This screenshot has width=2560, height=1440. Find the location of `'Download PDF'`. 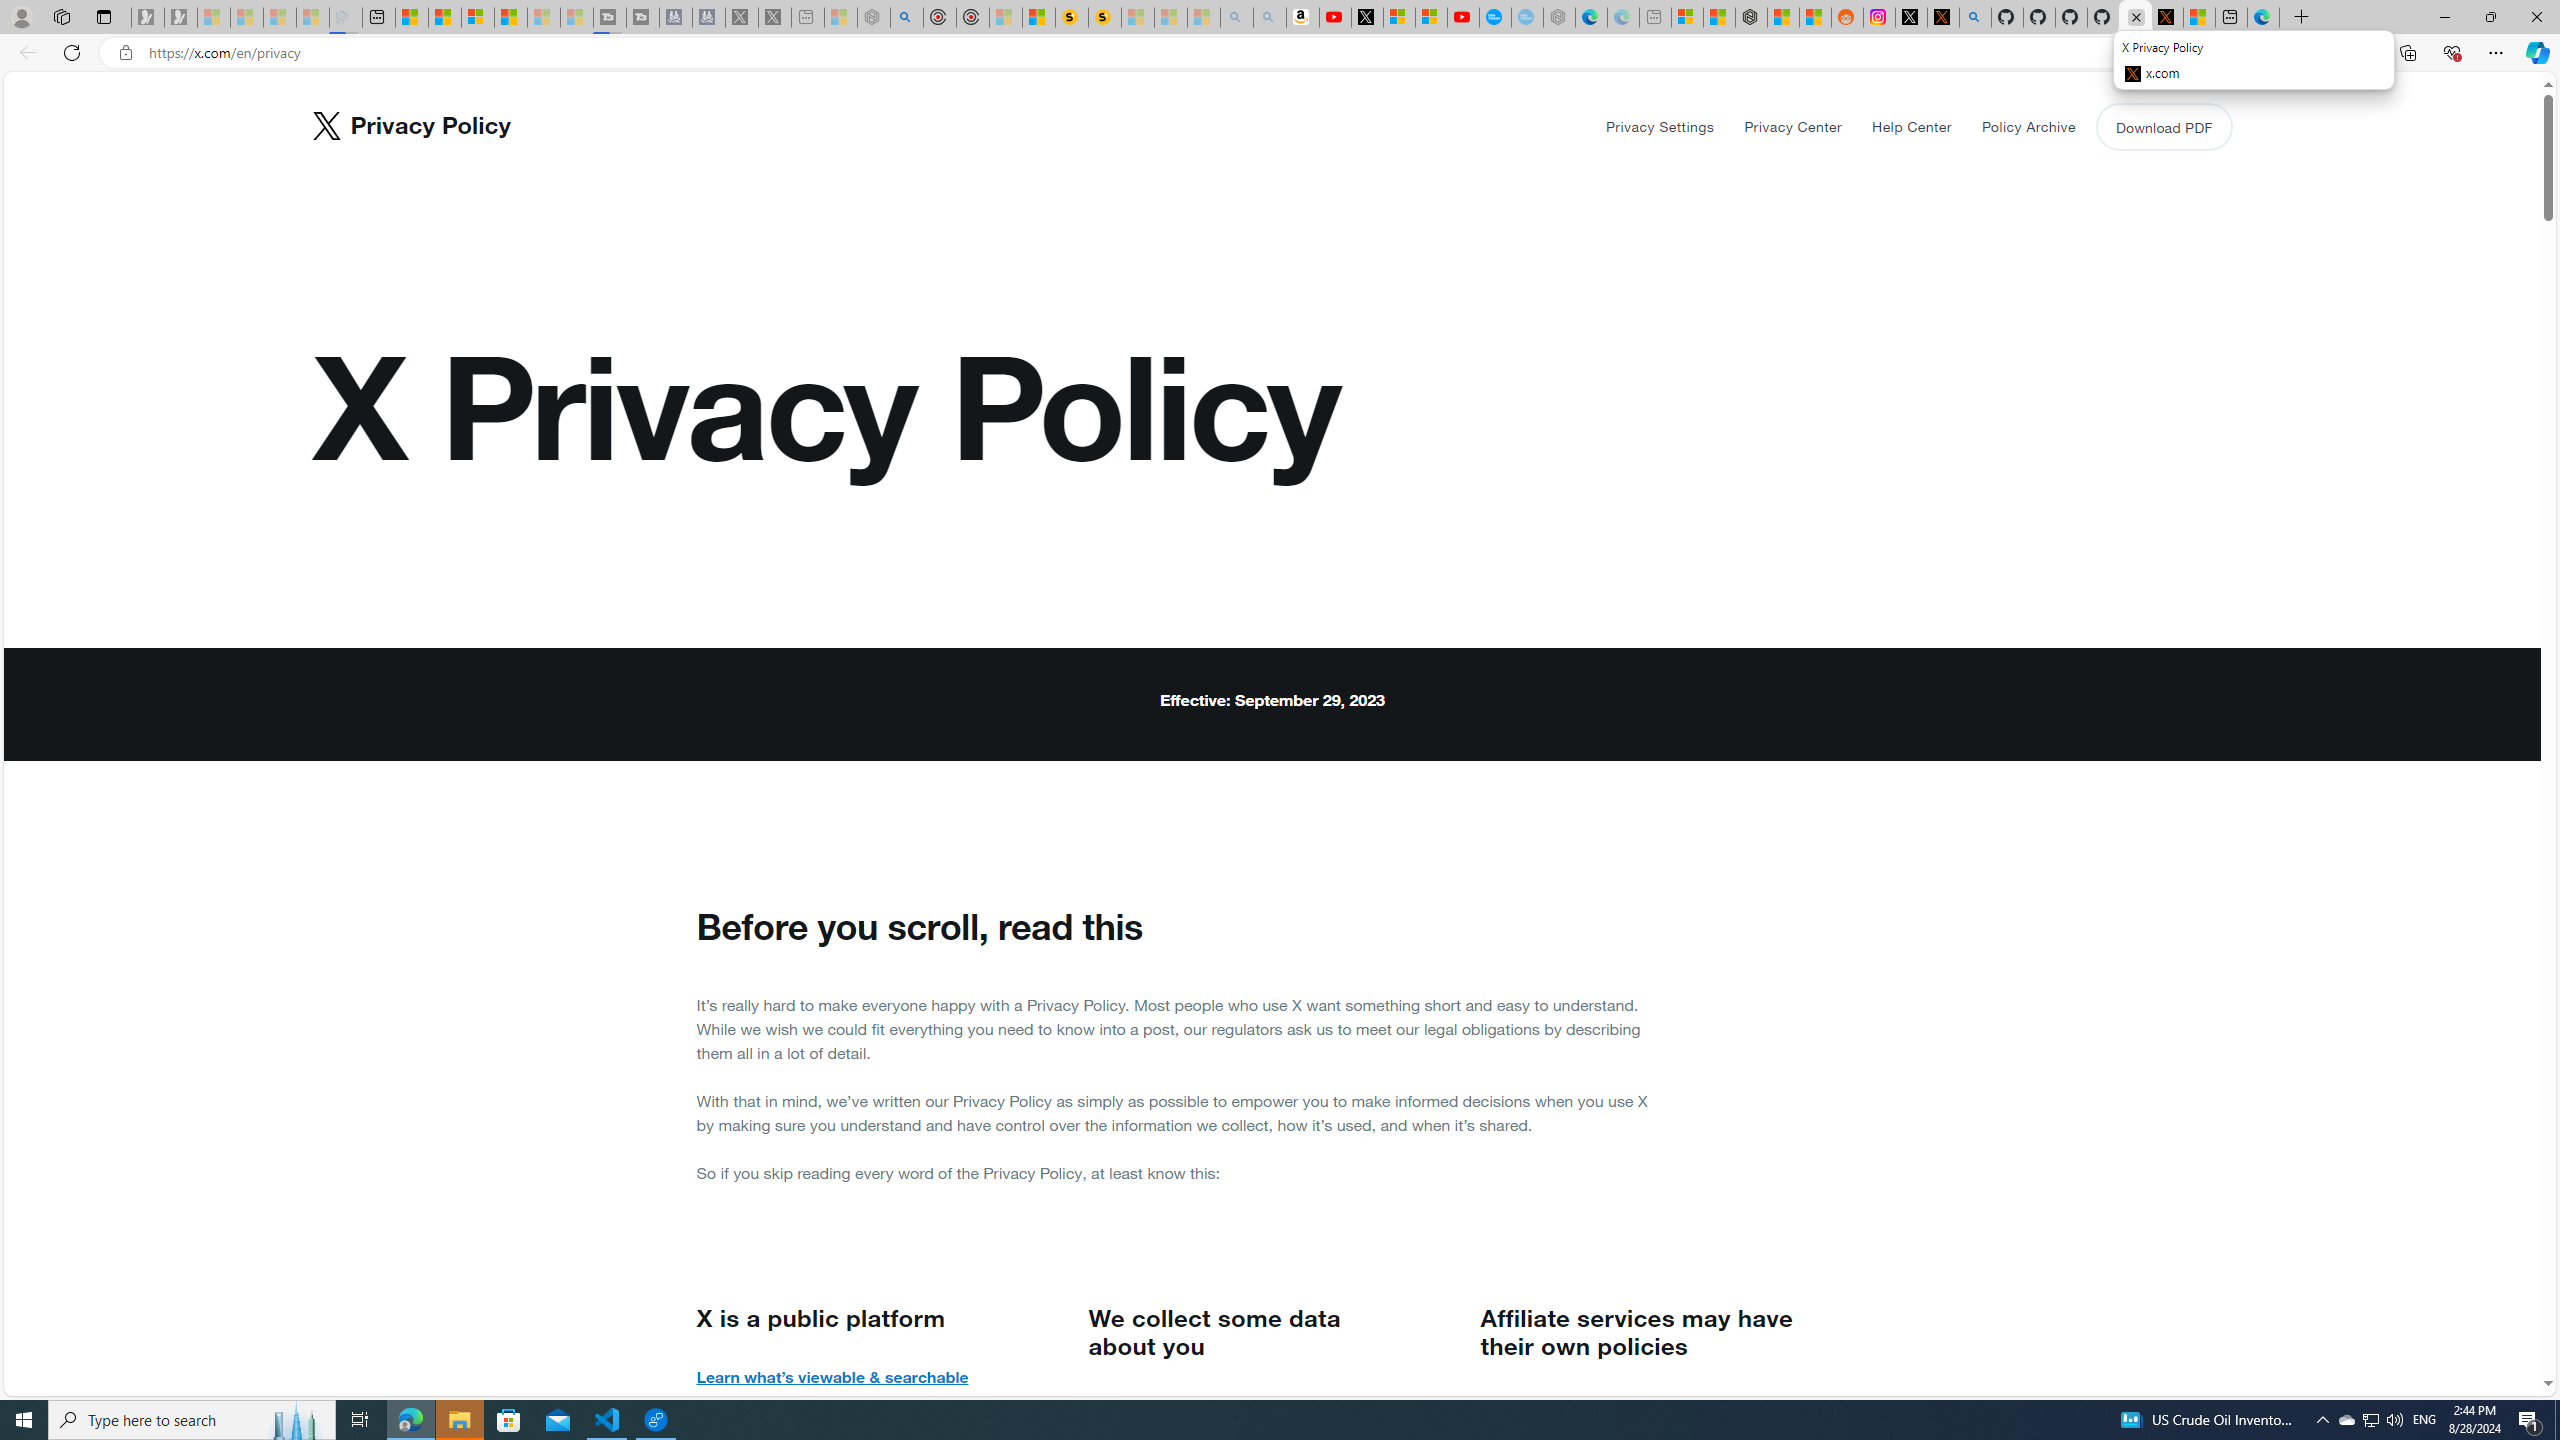

'Download PDF' is located at coordinates (2162, 126).